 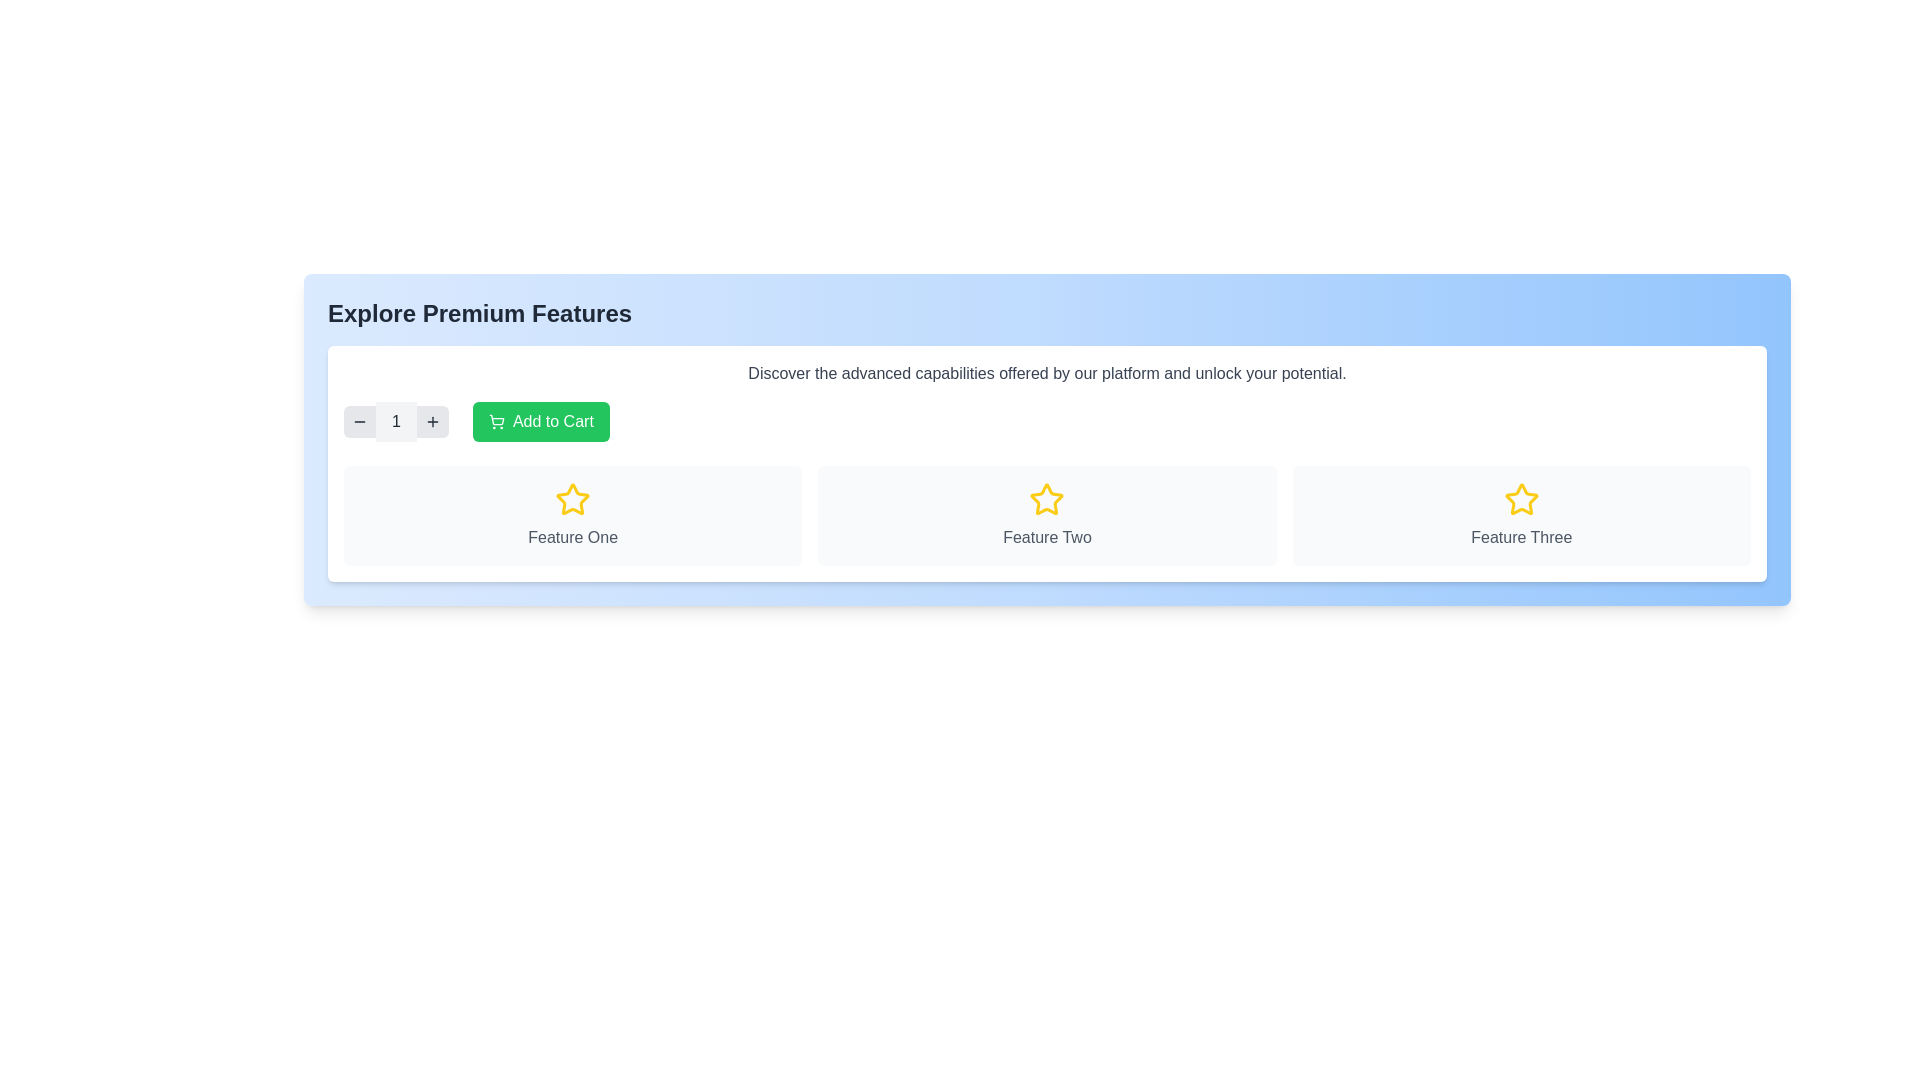 What do you see at coordinates (496, 420) in the screenshot?
I see `the shopping cart icon embedded in the 'Add to Cart' button, which has a green background and white cart graphics with circular wheels` at bounding box center [496, 420].